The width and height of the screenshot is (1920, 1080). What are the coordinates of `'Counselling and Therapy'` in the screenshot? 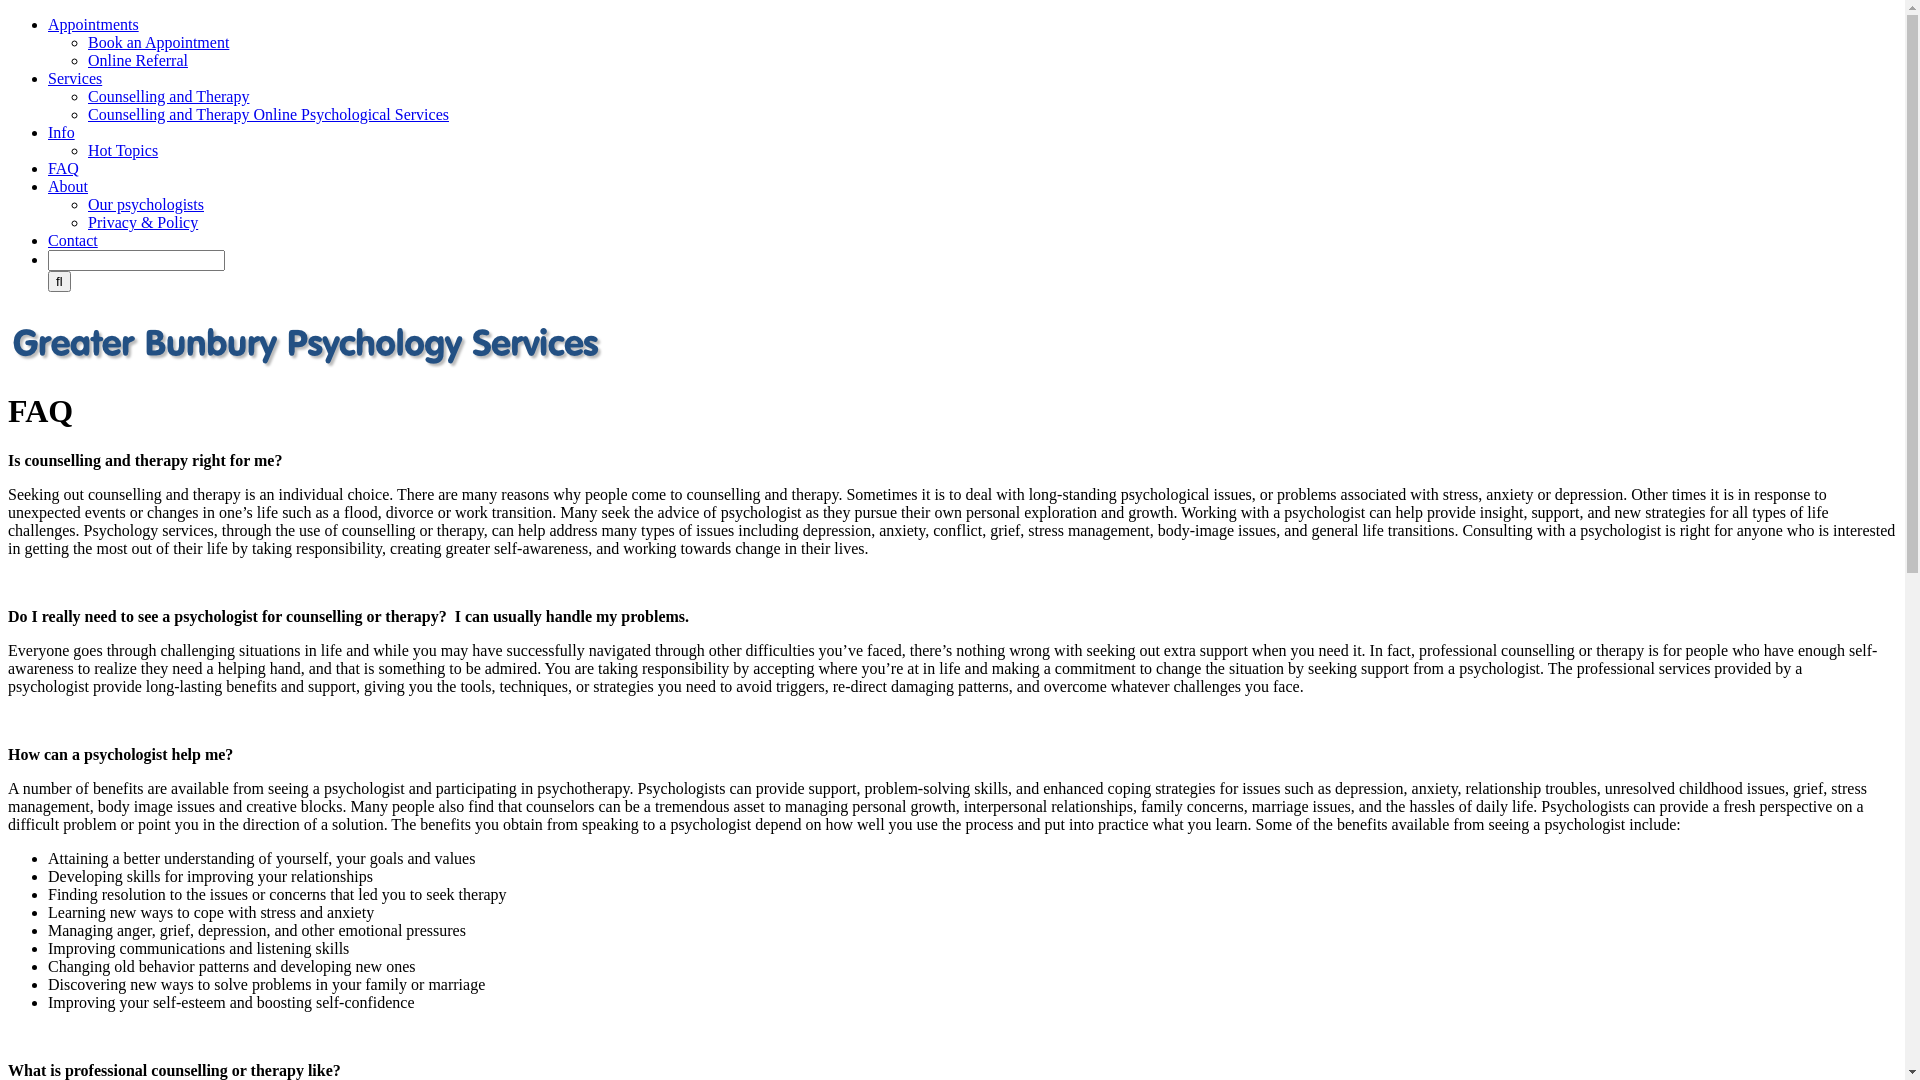 It's located at (86, 96).